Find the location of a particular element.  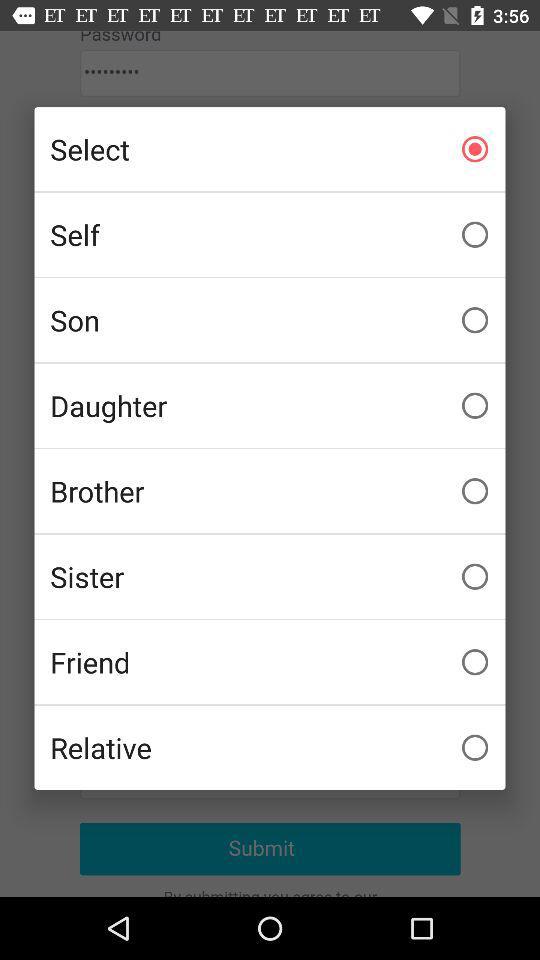

the checkbox below the self item is located at coordinates (270, 320).